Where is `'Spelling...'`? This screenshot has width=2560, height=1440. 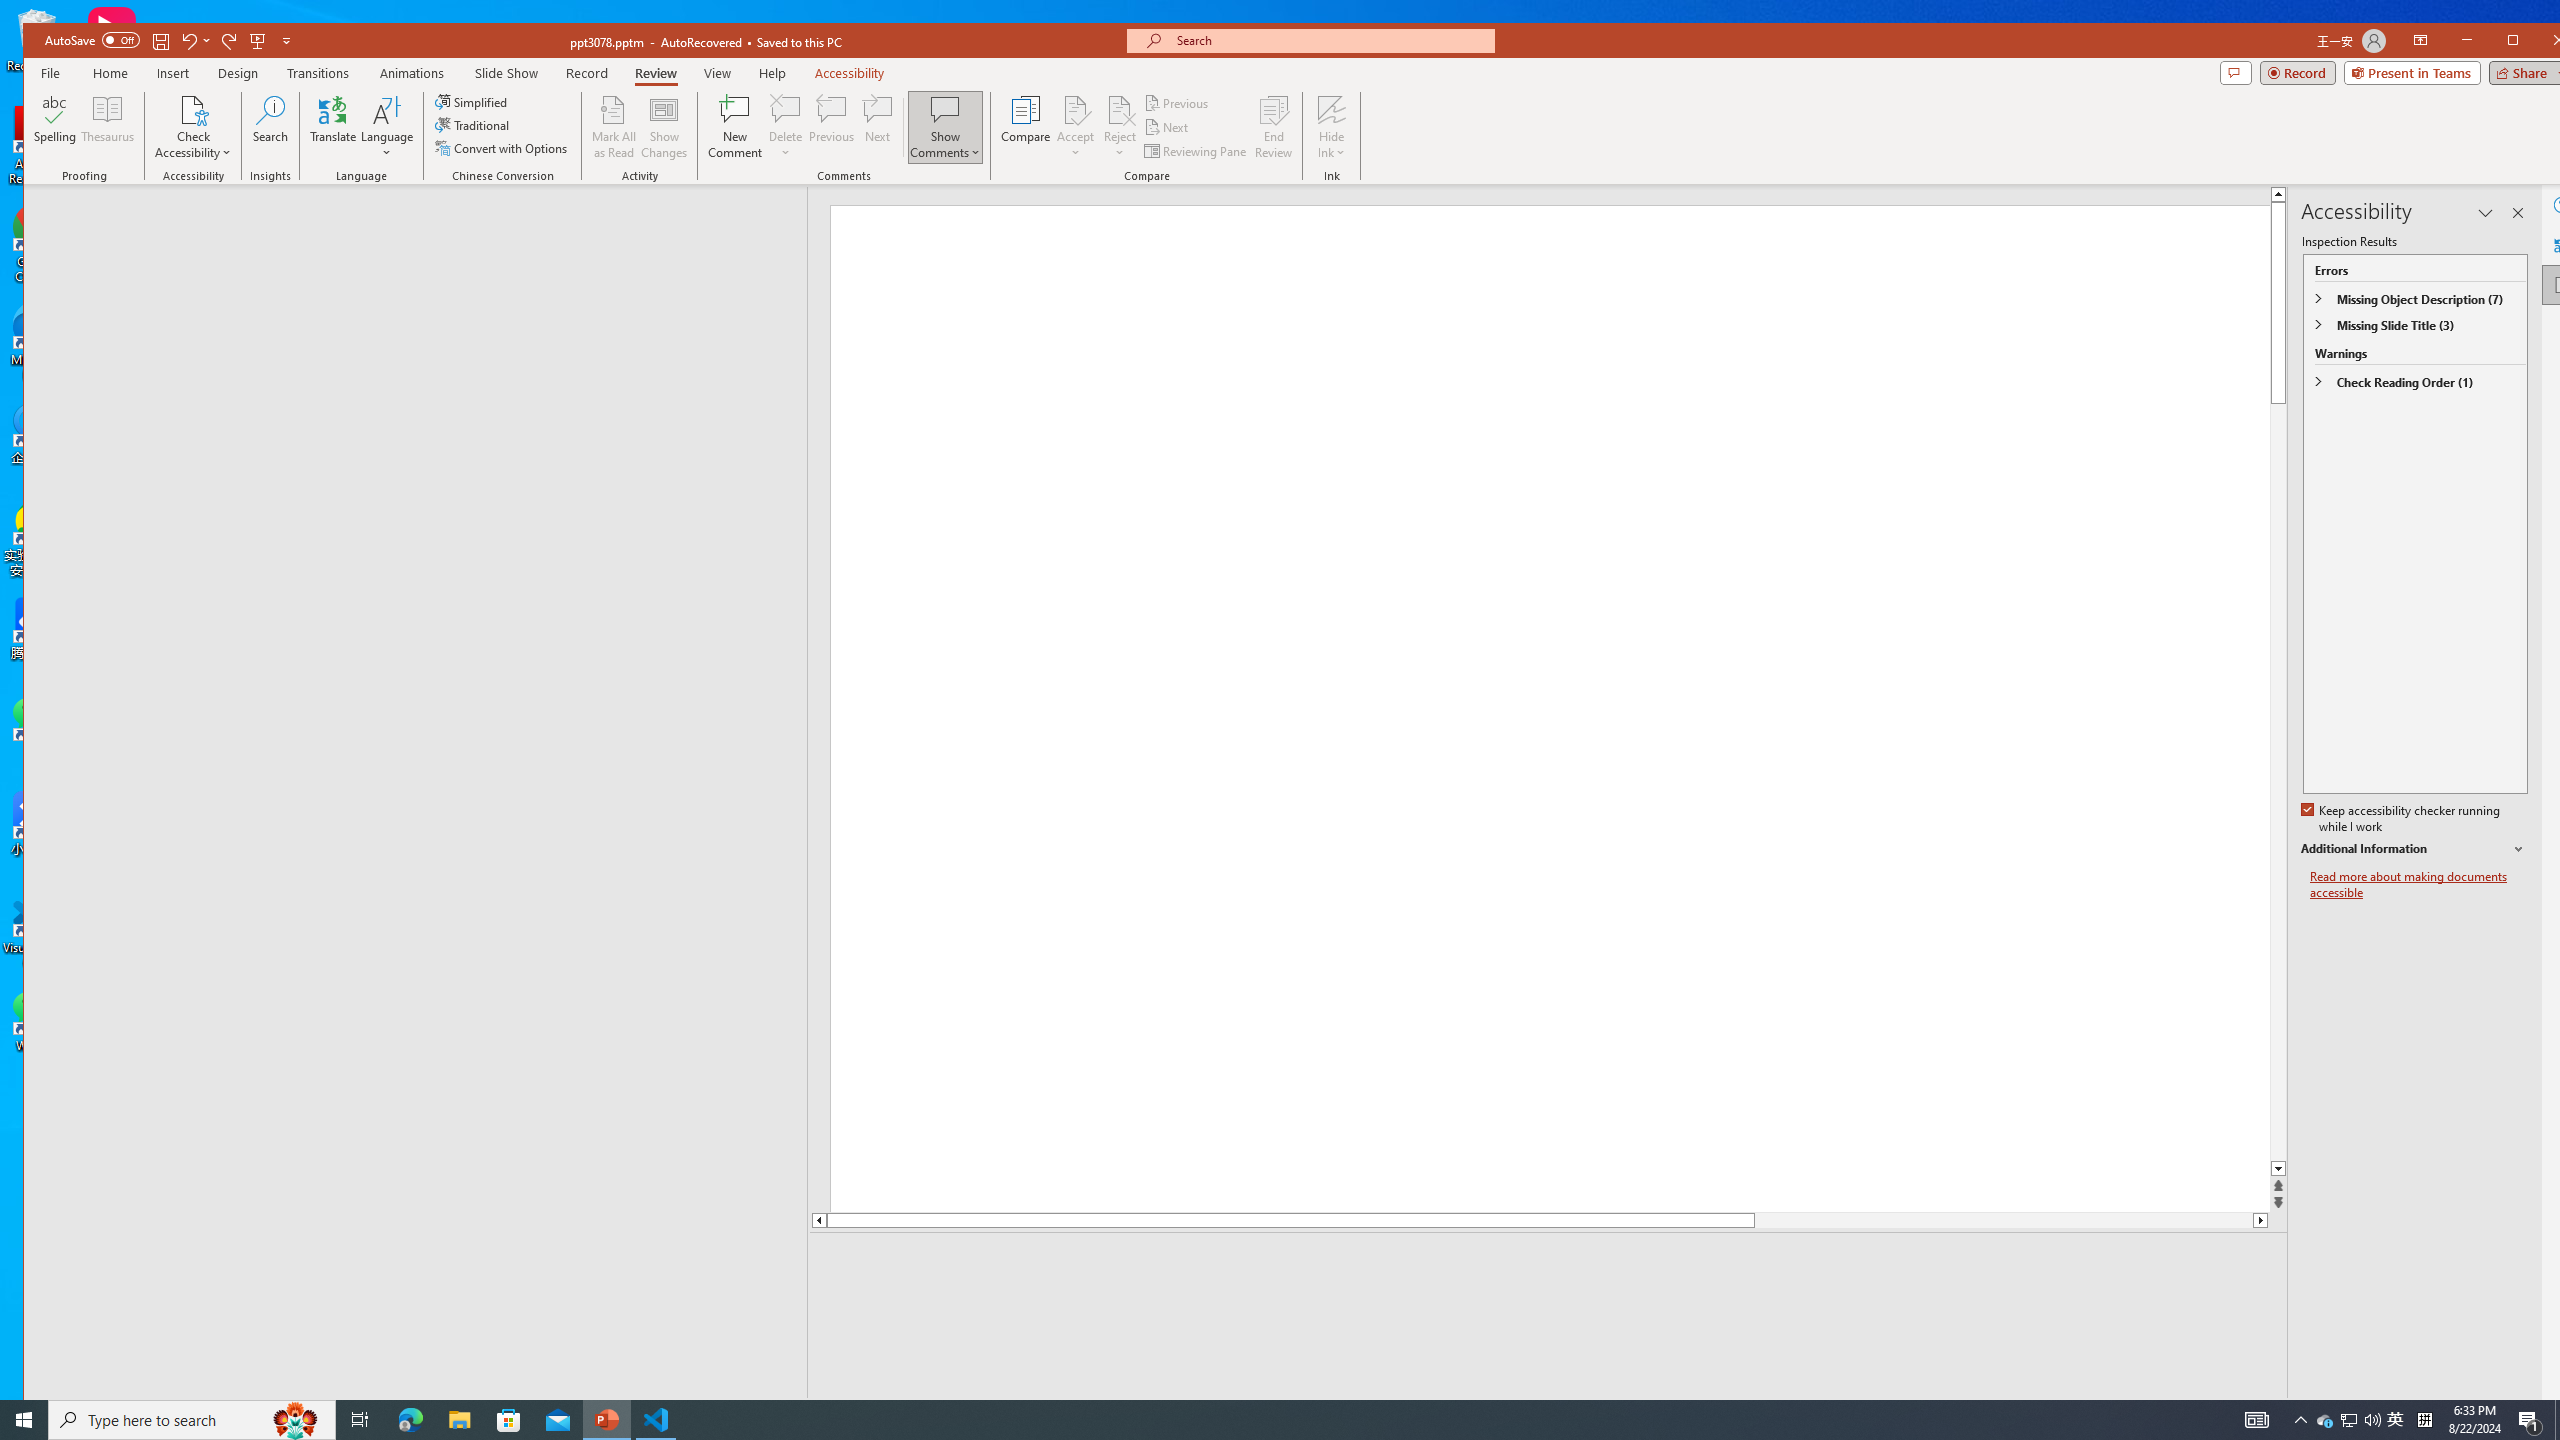 'Spelling...' is located at coordinates (54, 126).